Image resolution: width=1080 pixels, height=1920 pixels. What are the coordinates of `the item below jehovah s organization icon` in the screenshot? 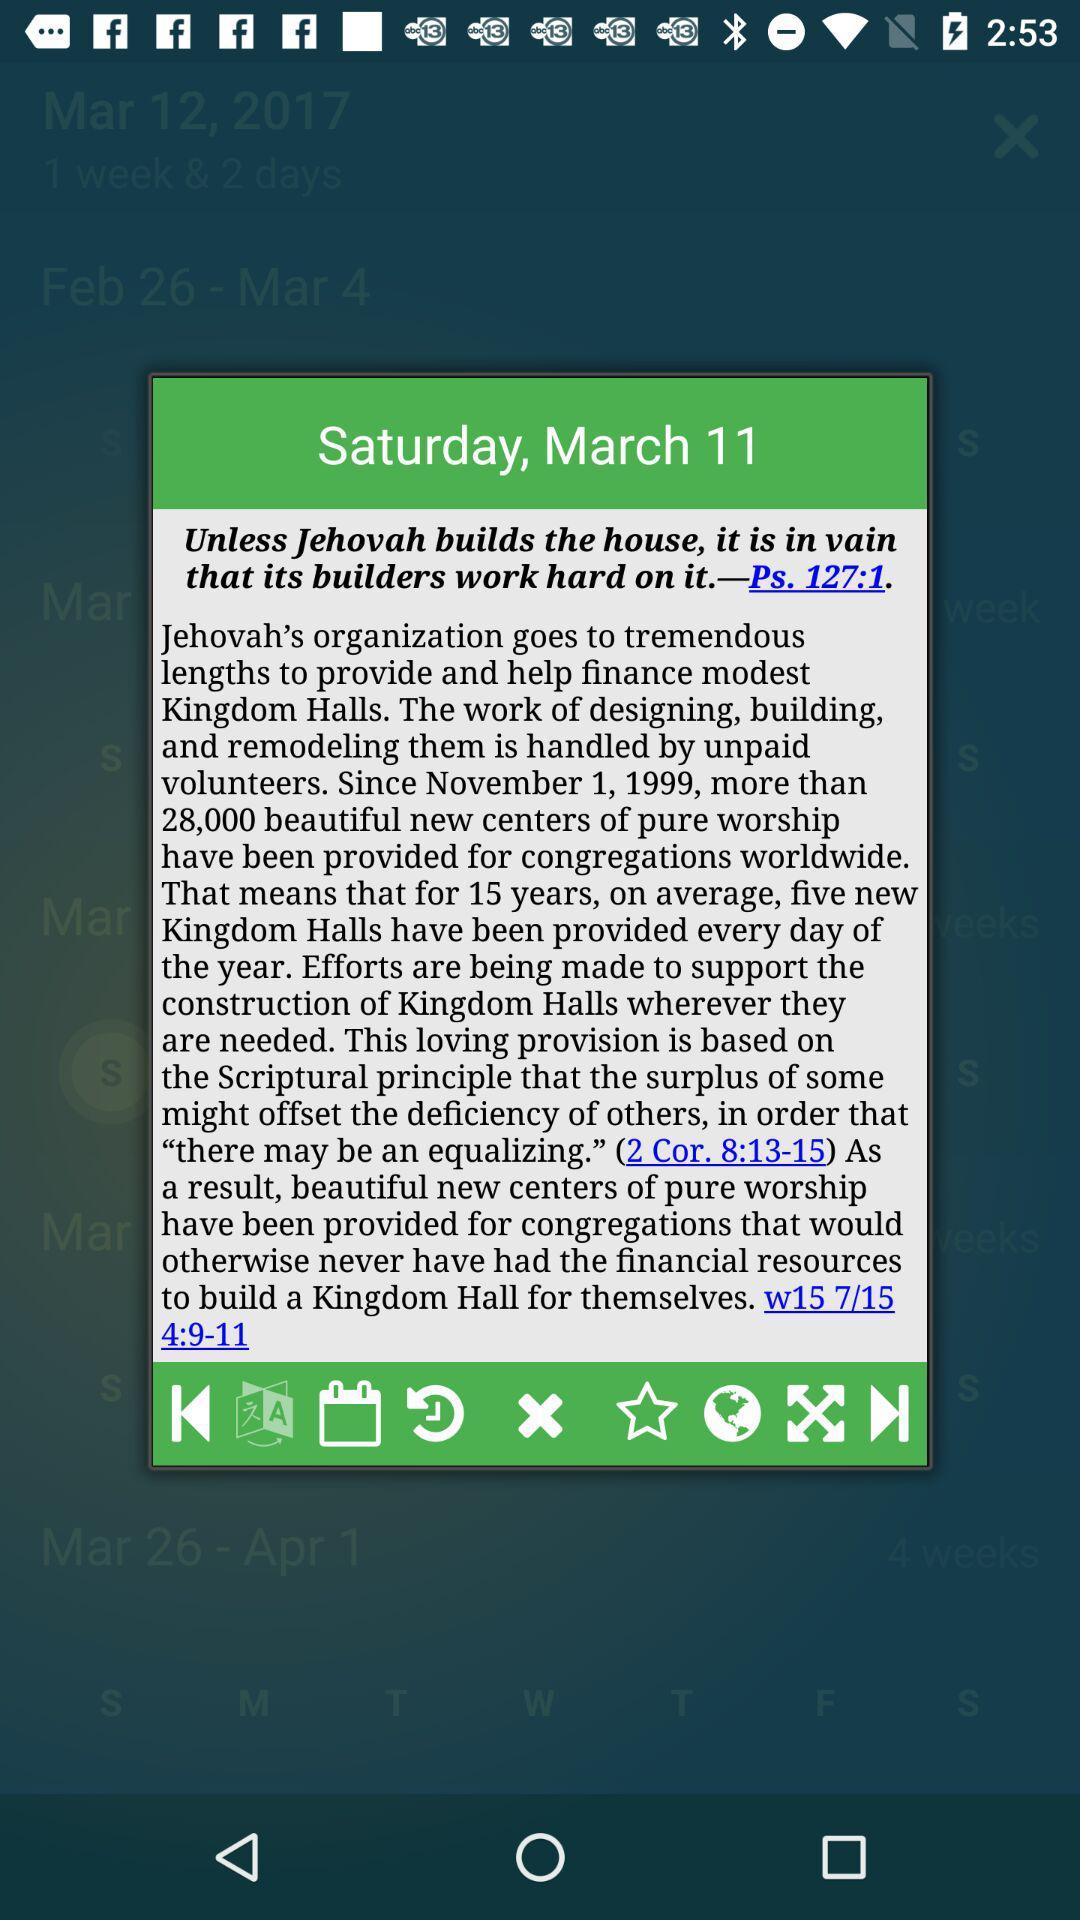 It's located at (888, 1412).